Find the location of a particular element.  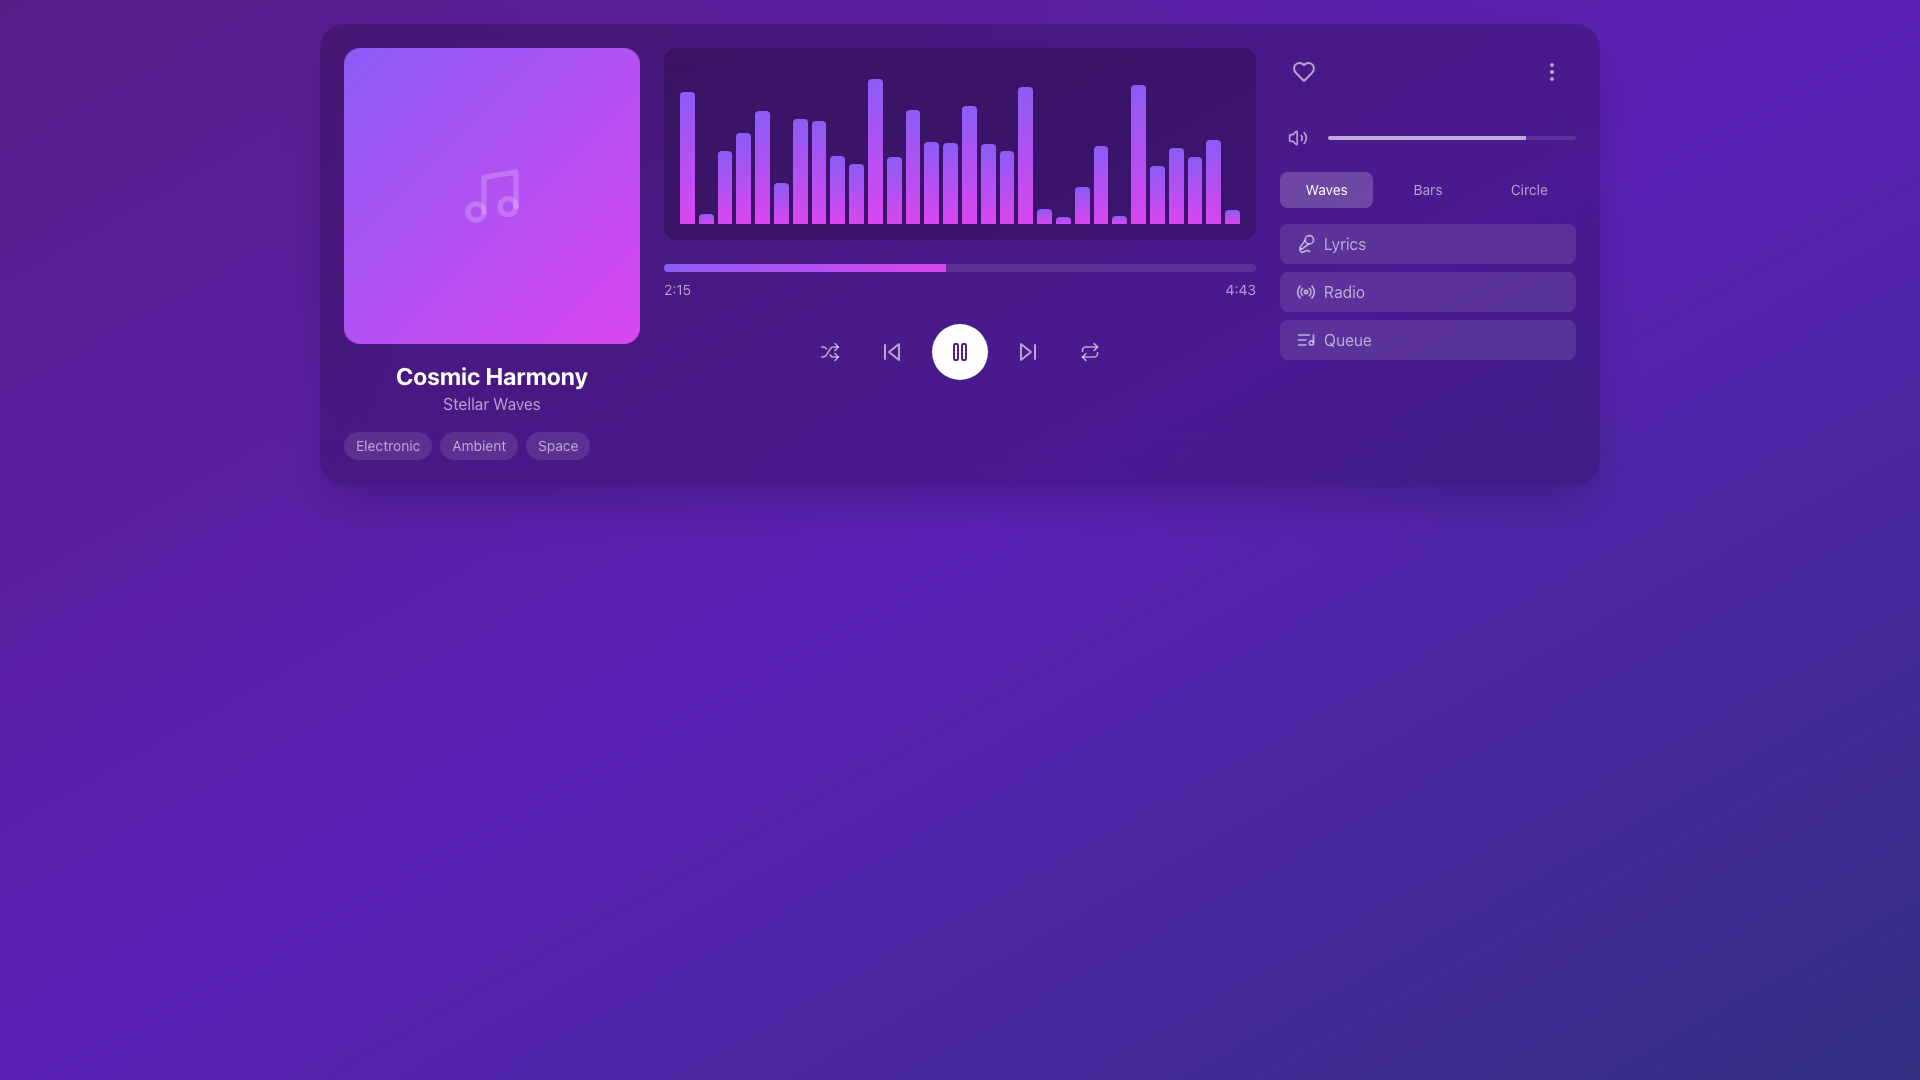

the third vertical bar in the bar chart, which has a gradient color from fuchsia to violet and rounded corners is located at coordinates (723, 187).